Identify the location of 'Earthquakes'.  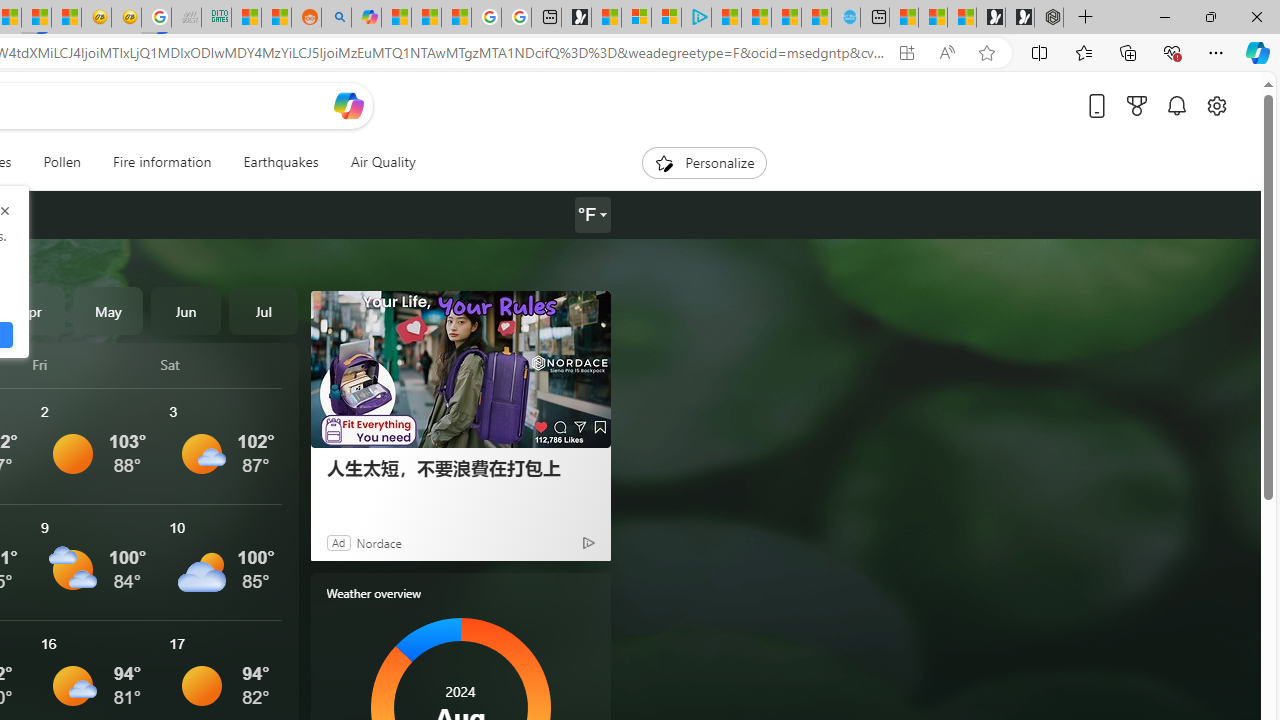
(279, 162).